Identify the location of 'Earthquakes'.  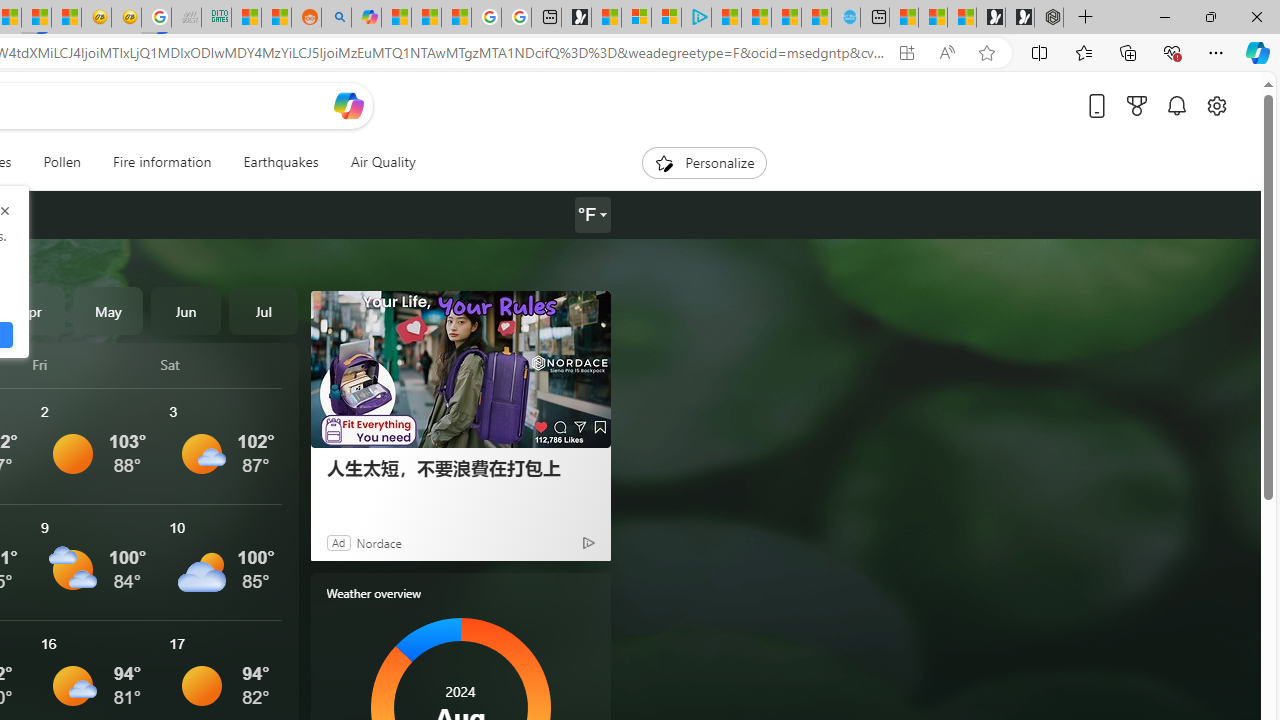
(279, 162).